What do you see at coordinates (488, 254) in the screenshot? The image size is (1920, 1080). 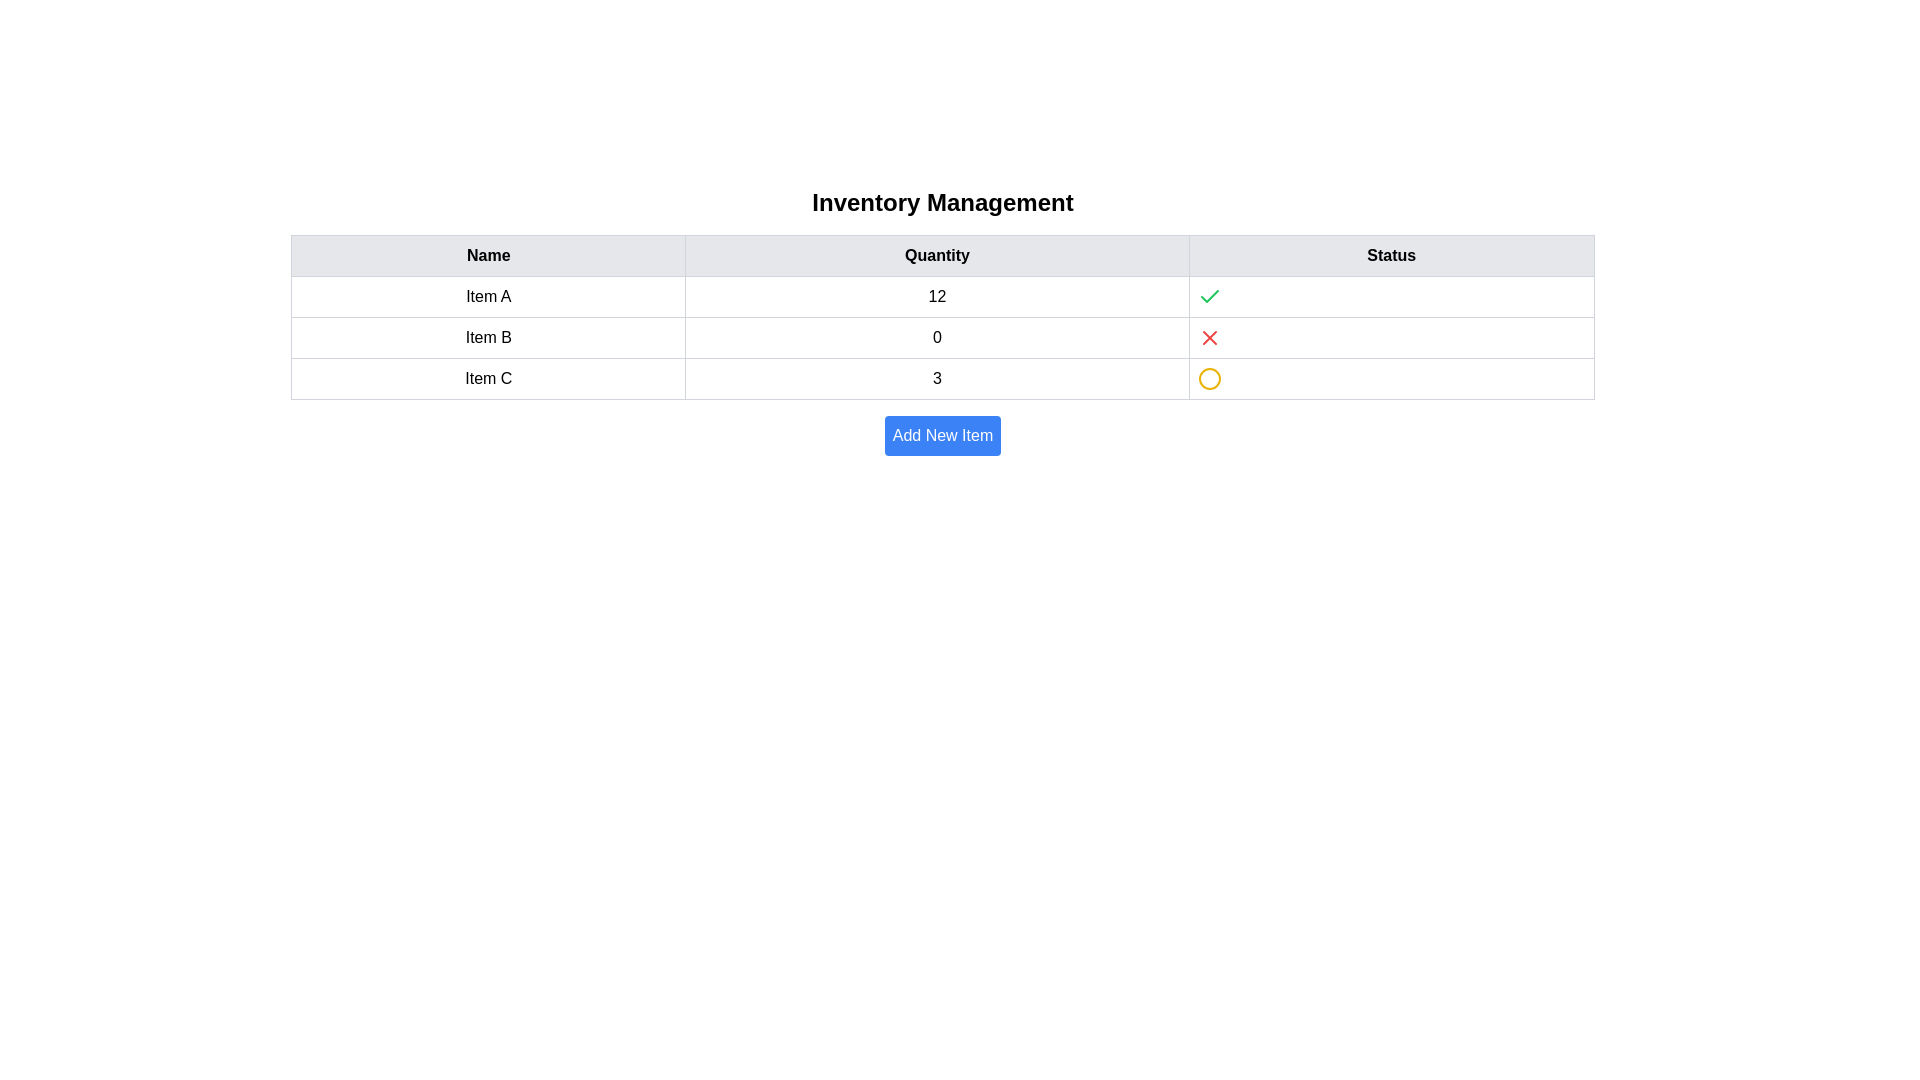 I see `the Table Column Header containing the bold text 'Name' which is styled with a border and a light gray background` at bounding box center [488, 254].